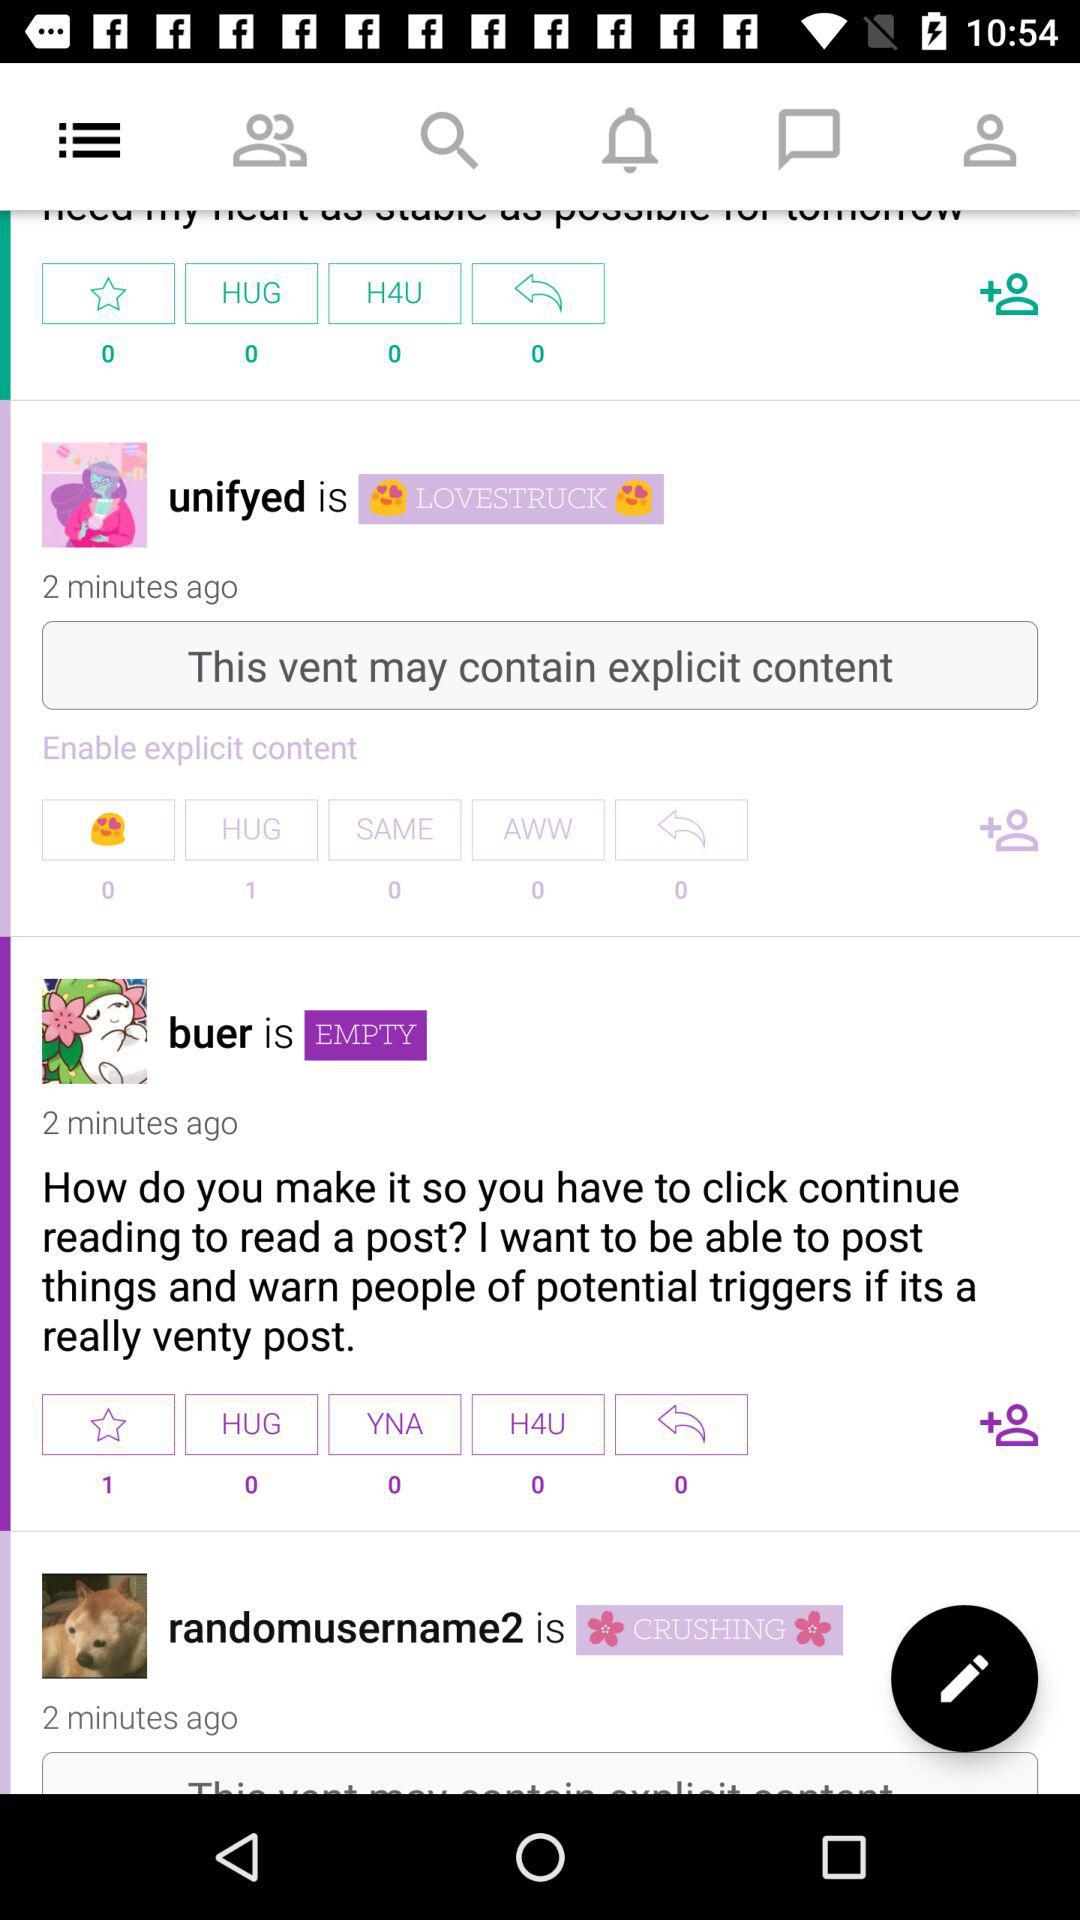  Describe the element at coordinates (680, 1423) in the screenshot. I see `the item to the right of the h4u app` at that location.